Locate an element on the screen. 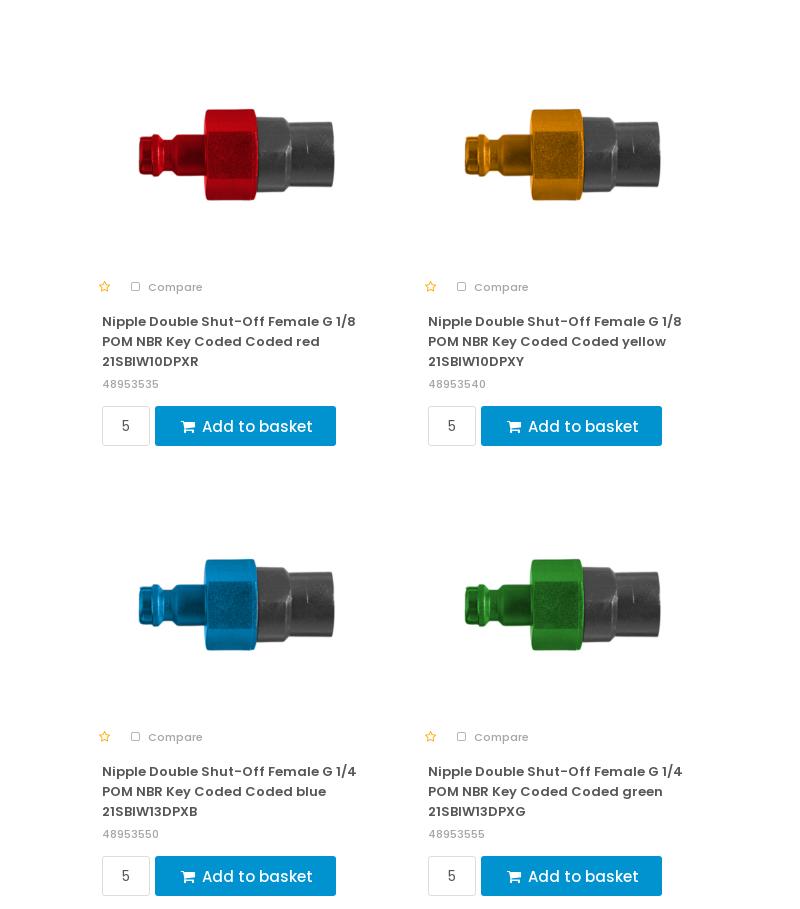  'About us' is located at coordinates (132, 578).